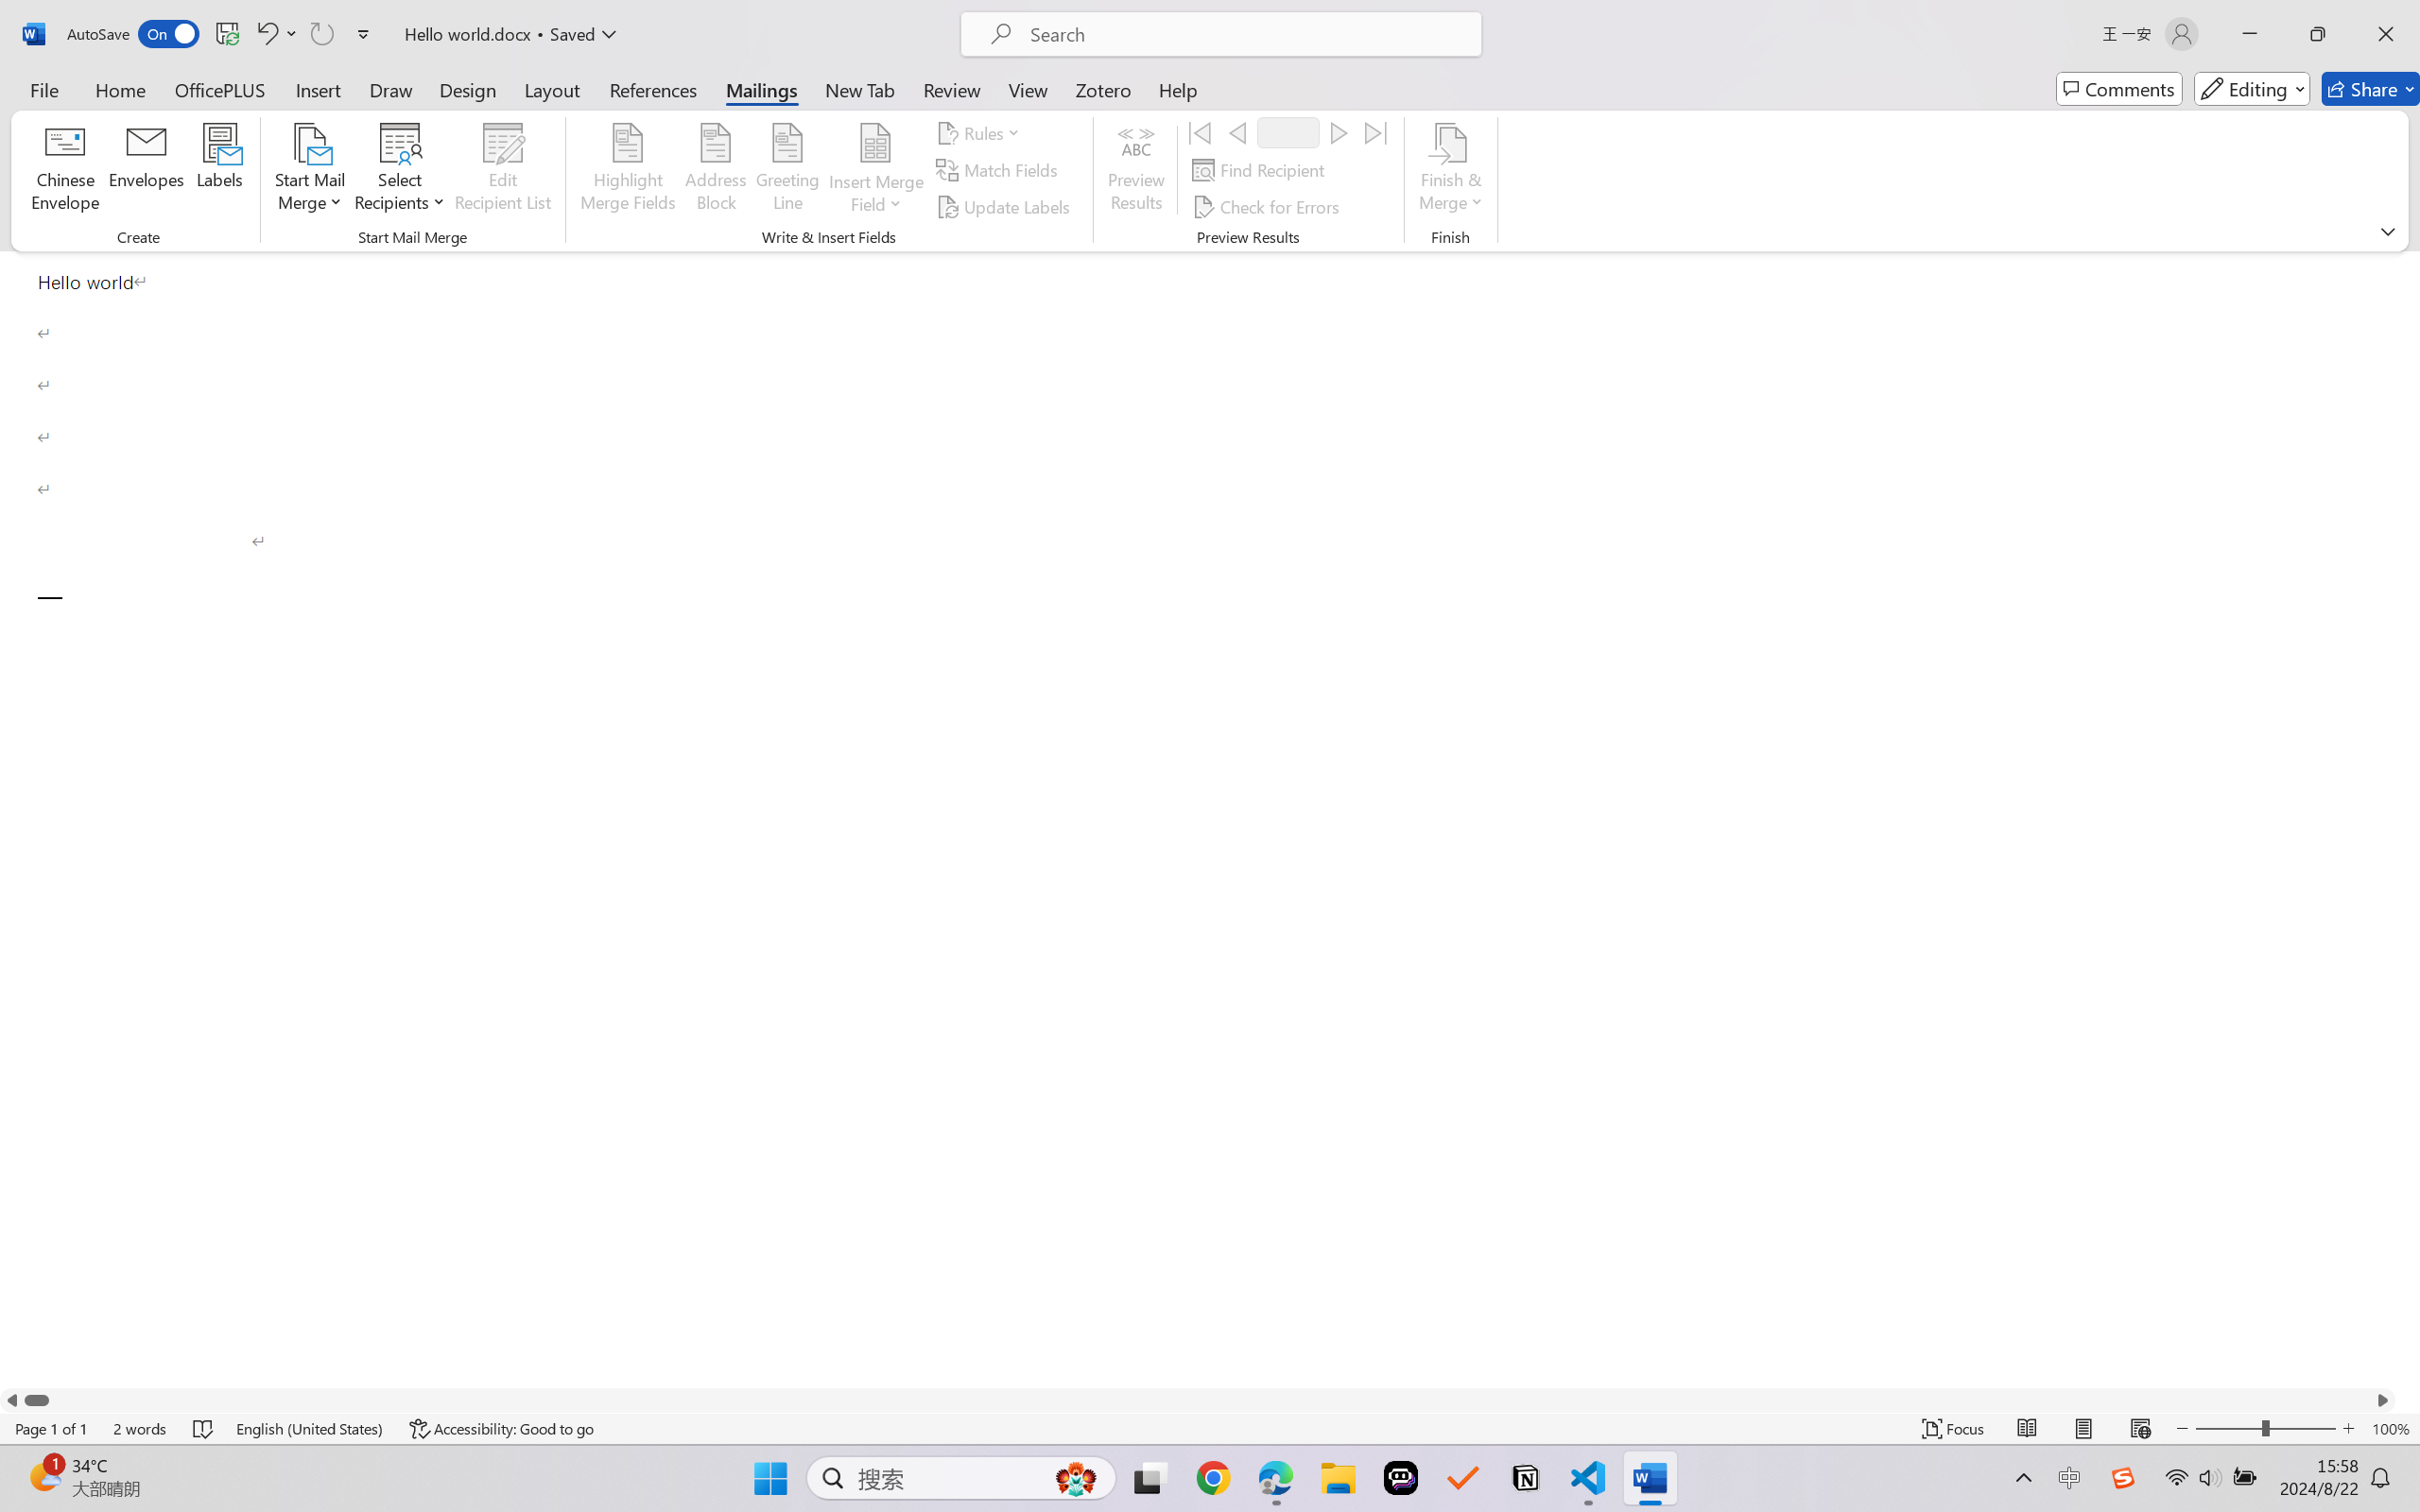 The image size is (2420, 1512). Describe the element at coordinates (147, 170) in the screenshot. I see `'Envelopes...'` at that location.